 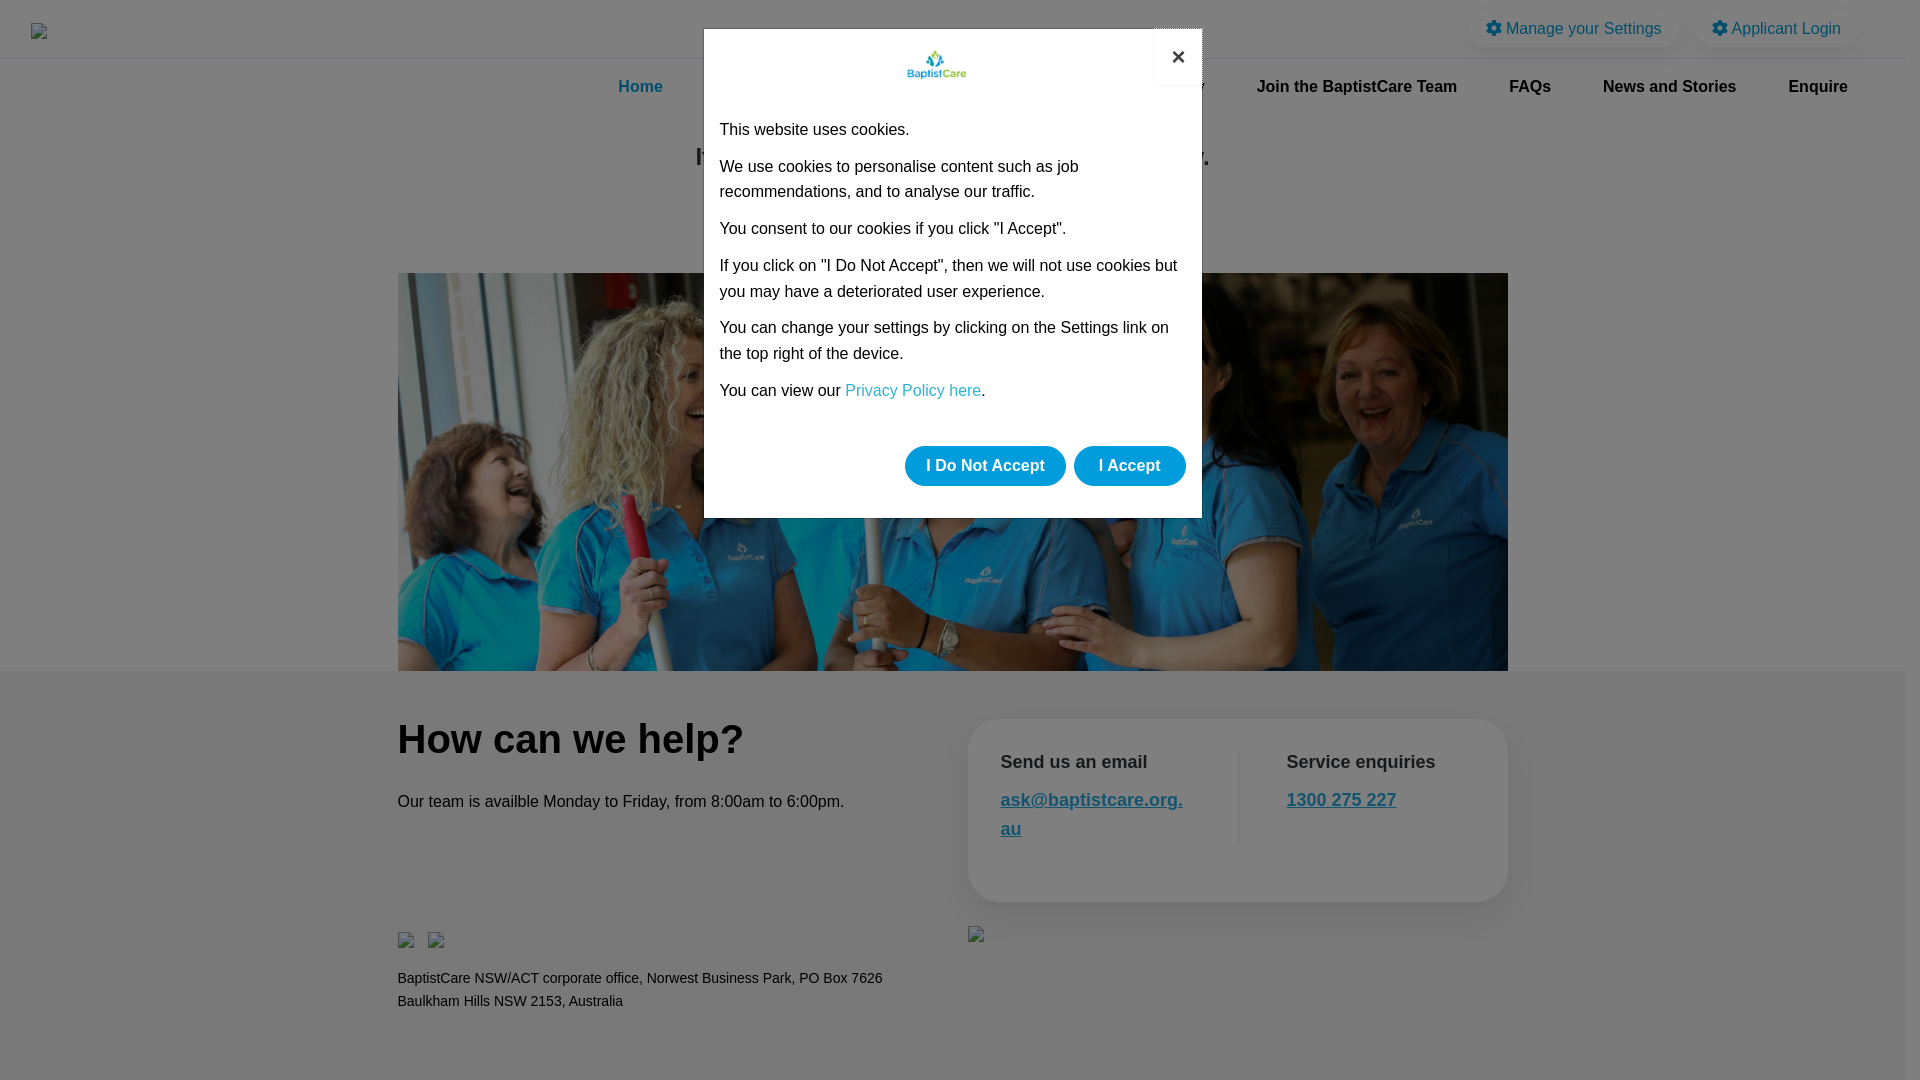 What do you see at coordinates (1090, 814) in the screenshot?
I see `'ask@baptistcare.org.au'` at bounding box center [1090, 814].